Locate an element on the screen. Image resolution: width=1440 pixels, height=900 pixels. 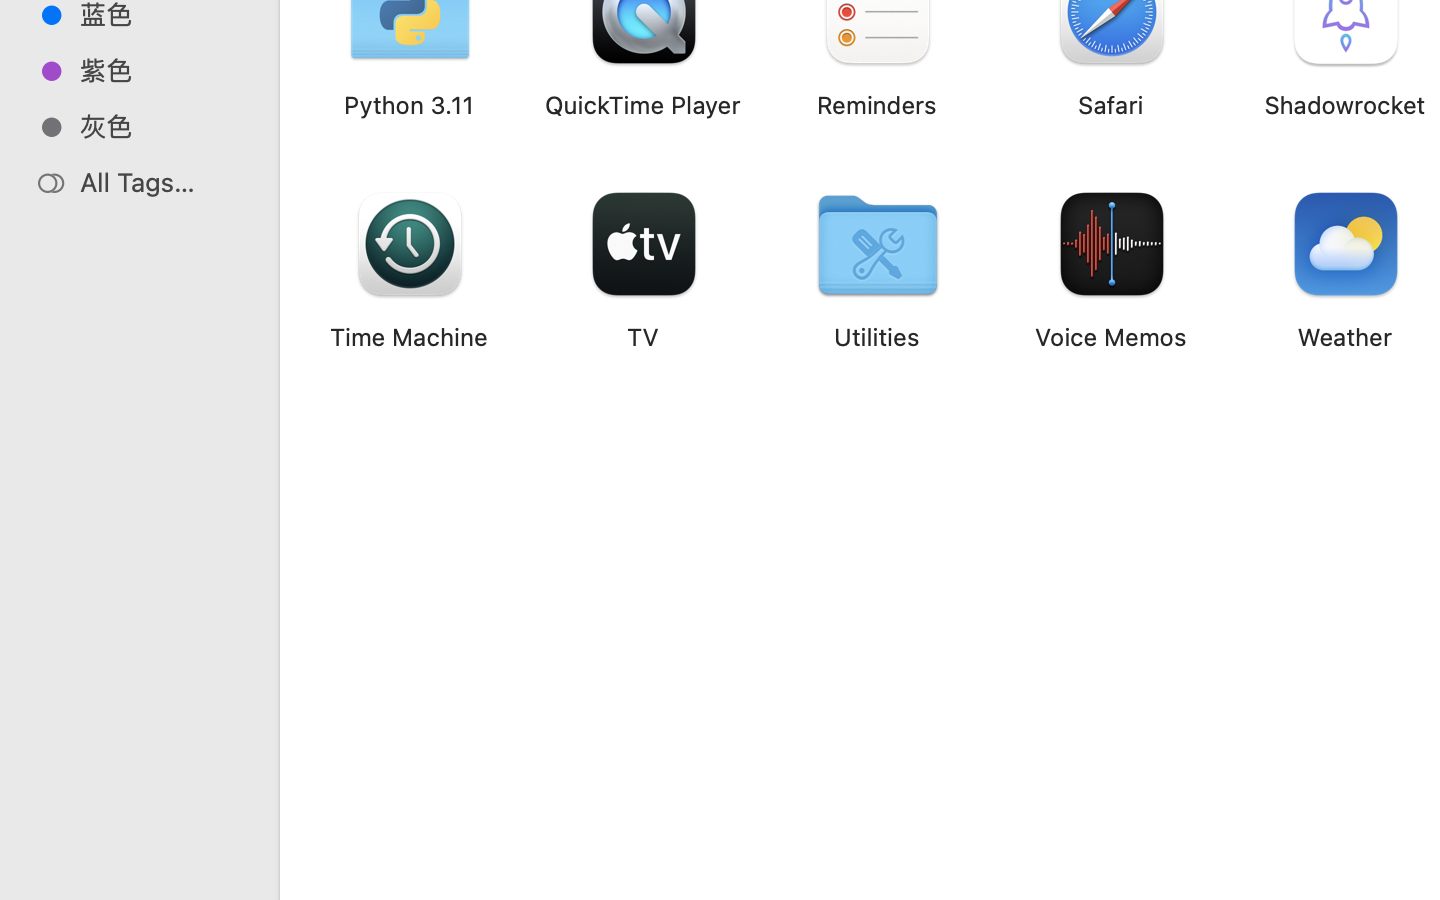
'紫色' is located at coordinates (159, 69).